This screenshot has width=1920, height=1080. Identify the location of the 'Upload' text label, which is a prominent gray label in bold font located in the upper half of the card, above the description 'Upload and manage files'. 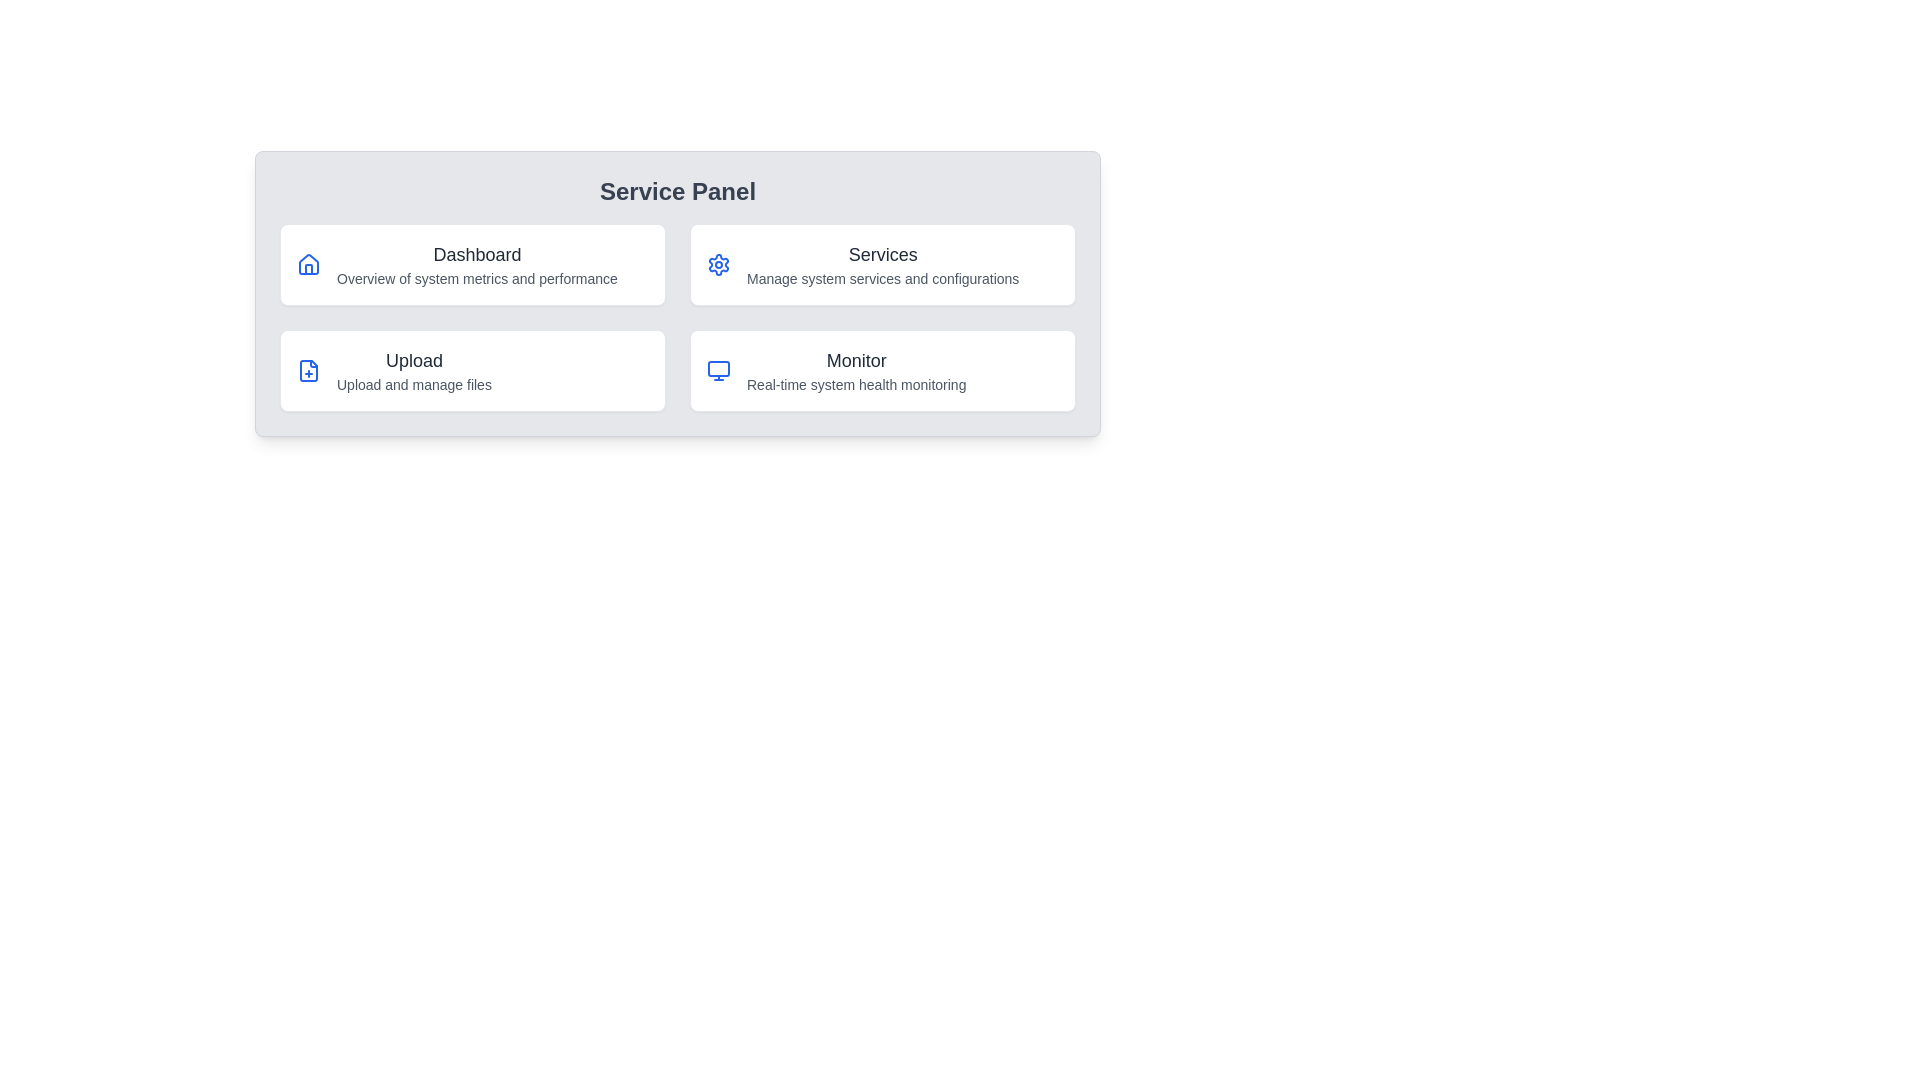
(413, 361).